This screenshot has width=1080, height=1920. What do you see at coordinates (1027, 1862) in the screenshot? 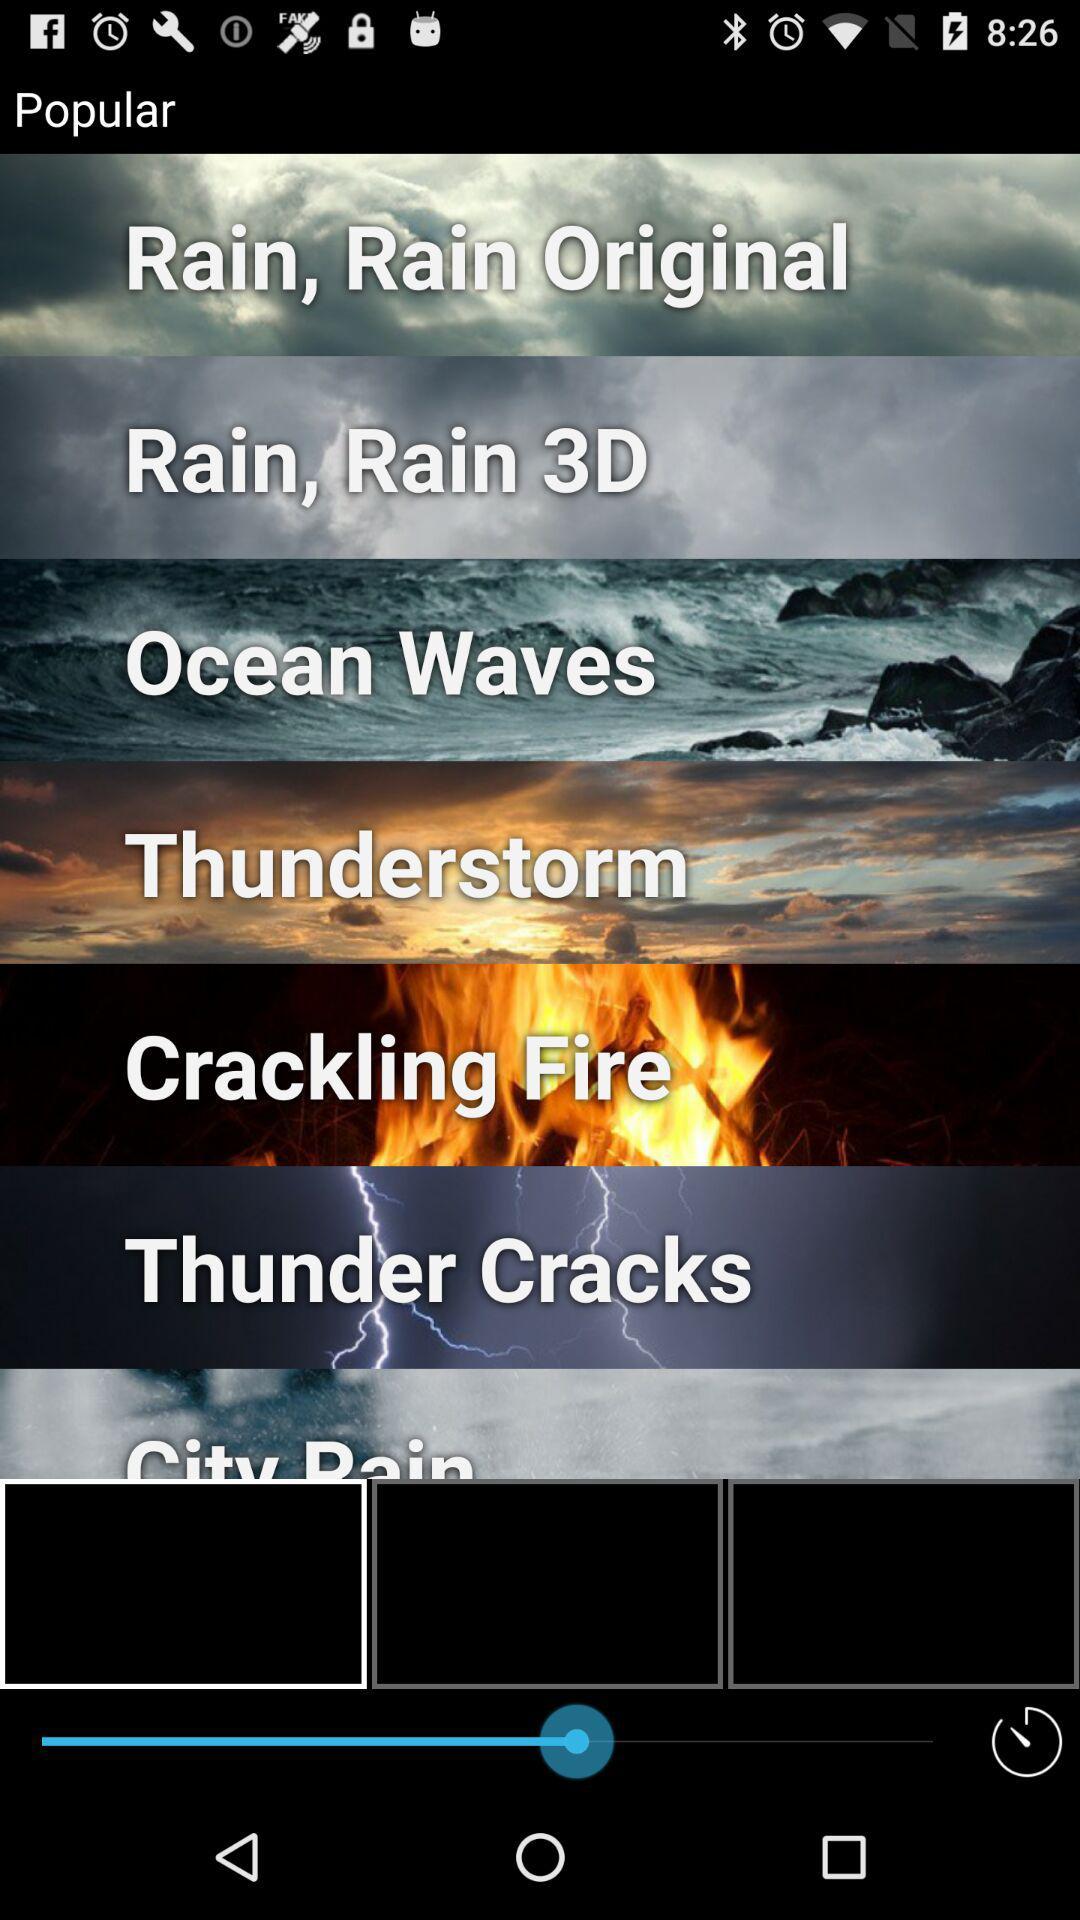
I see `the time icon` at bounding box center [1027, 1862].